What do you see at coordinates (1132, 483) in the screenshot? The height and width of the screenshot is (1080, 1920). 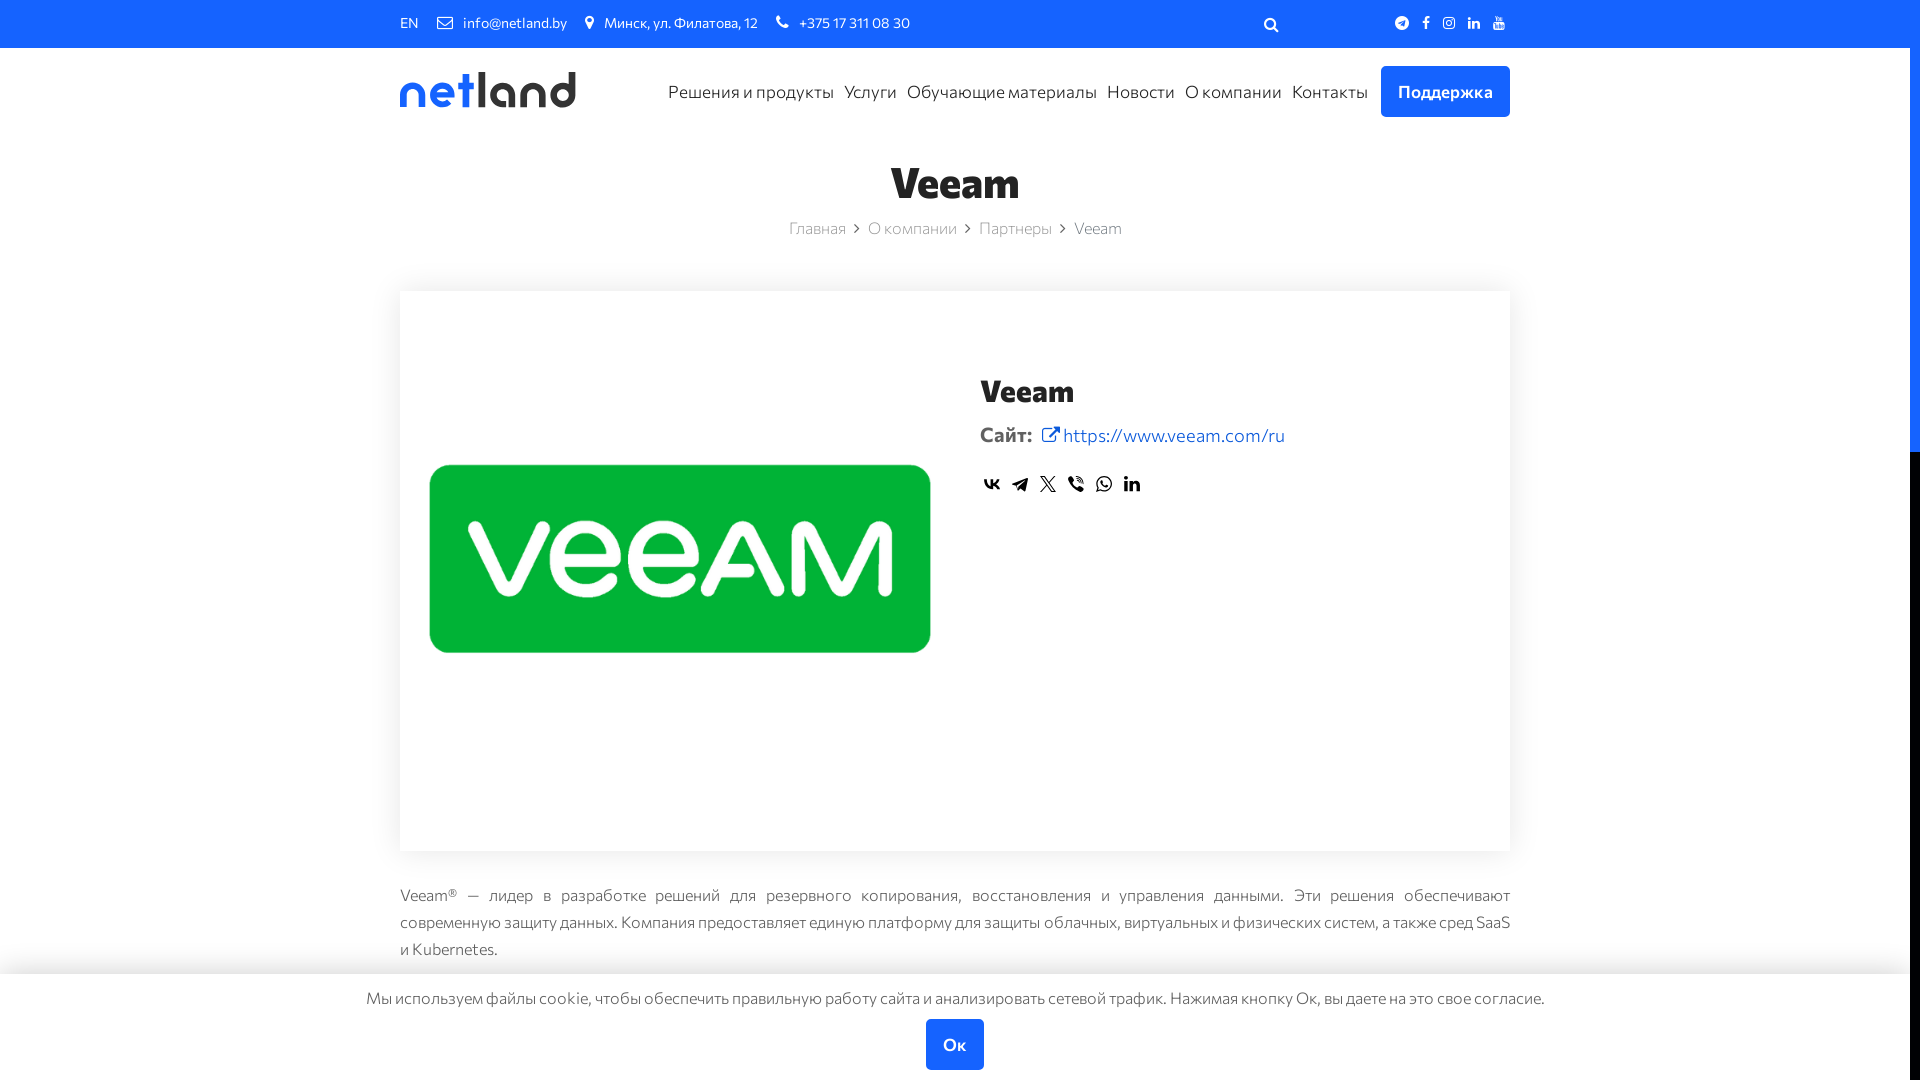 I see `'LinkedIn'` at bounding box center [1132, 483].